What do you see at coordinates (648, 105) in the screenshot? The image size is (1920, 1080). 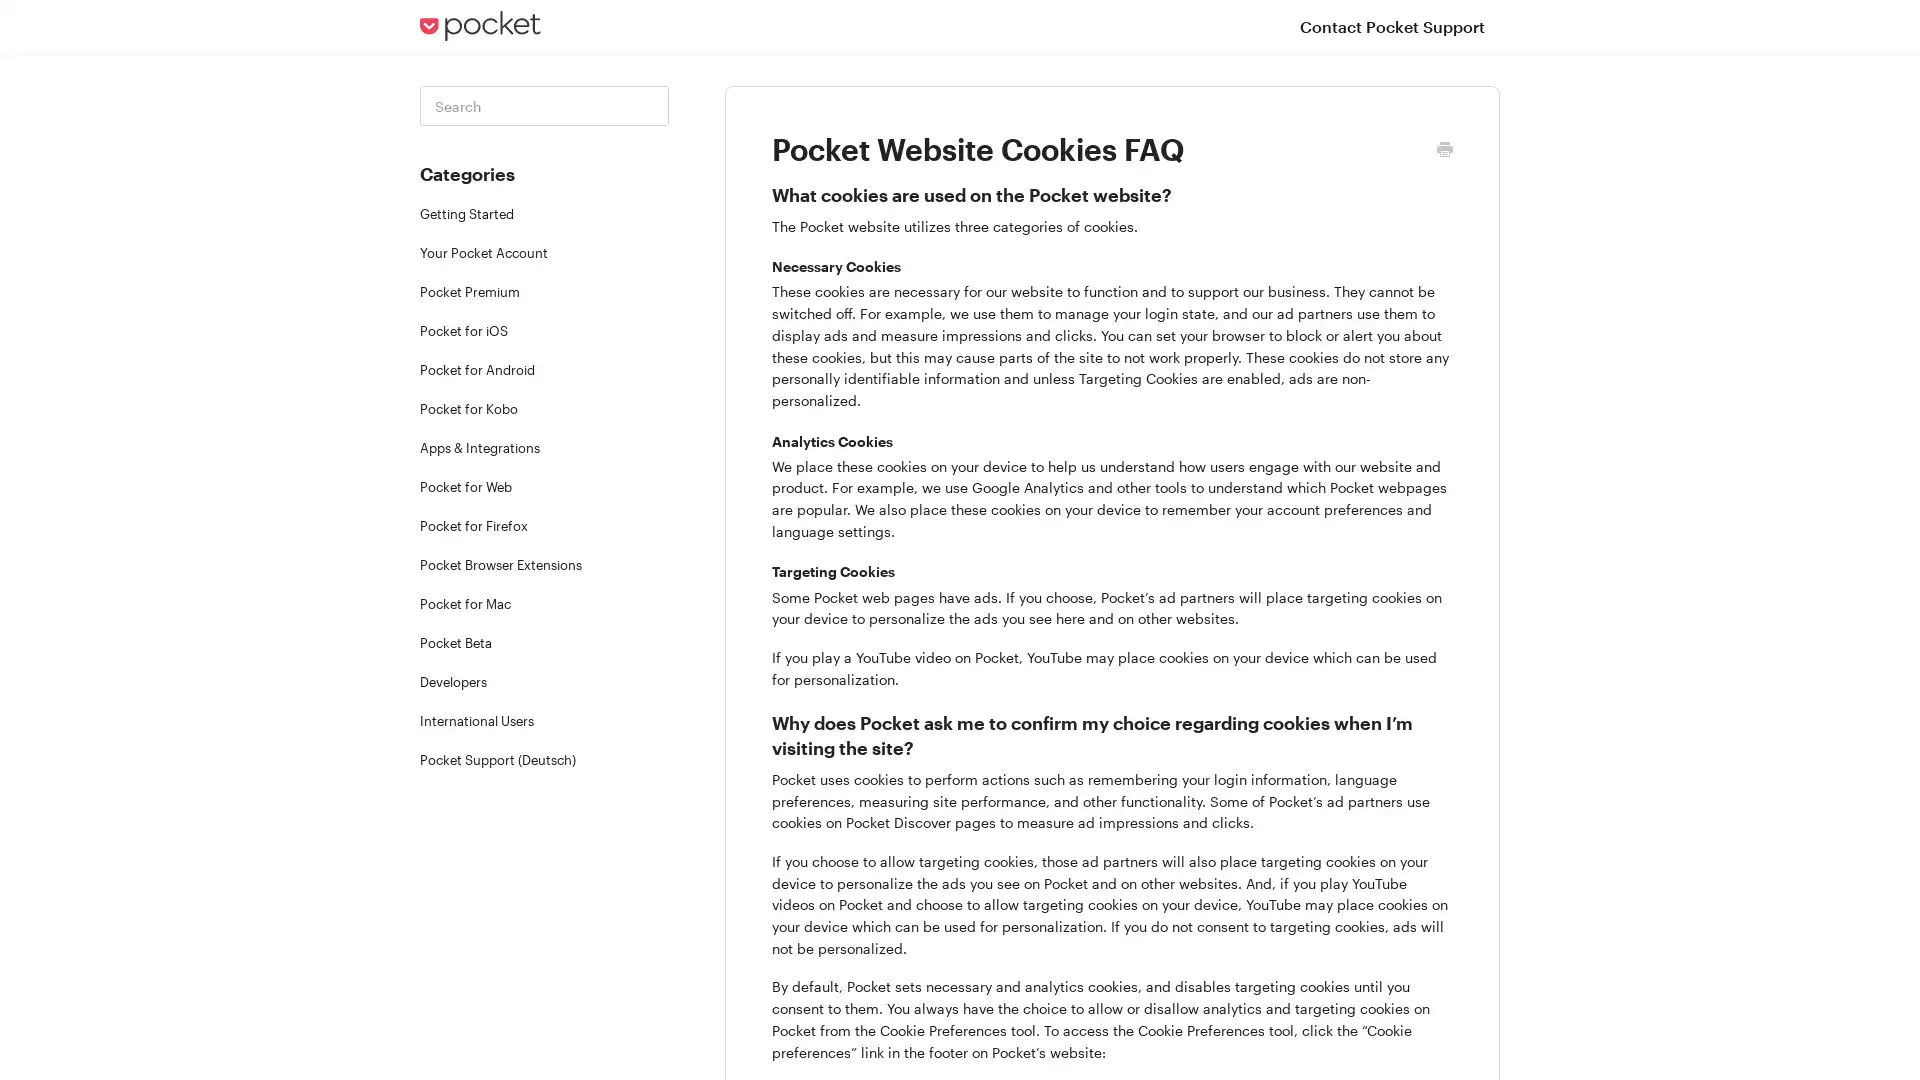 I see `Toggle Search` at bounding box center [648, 105].